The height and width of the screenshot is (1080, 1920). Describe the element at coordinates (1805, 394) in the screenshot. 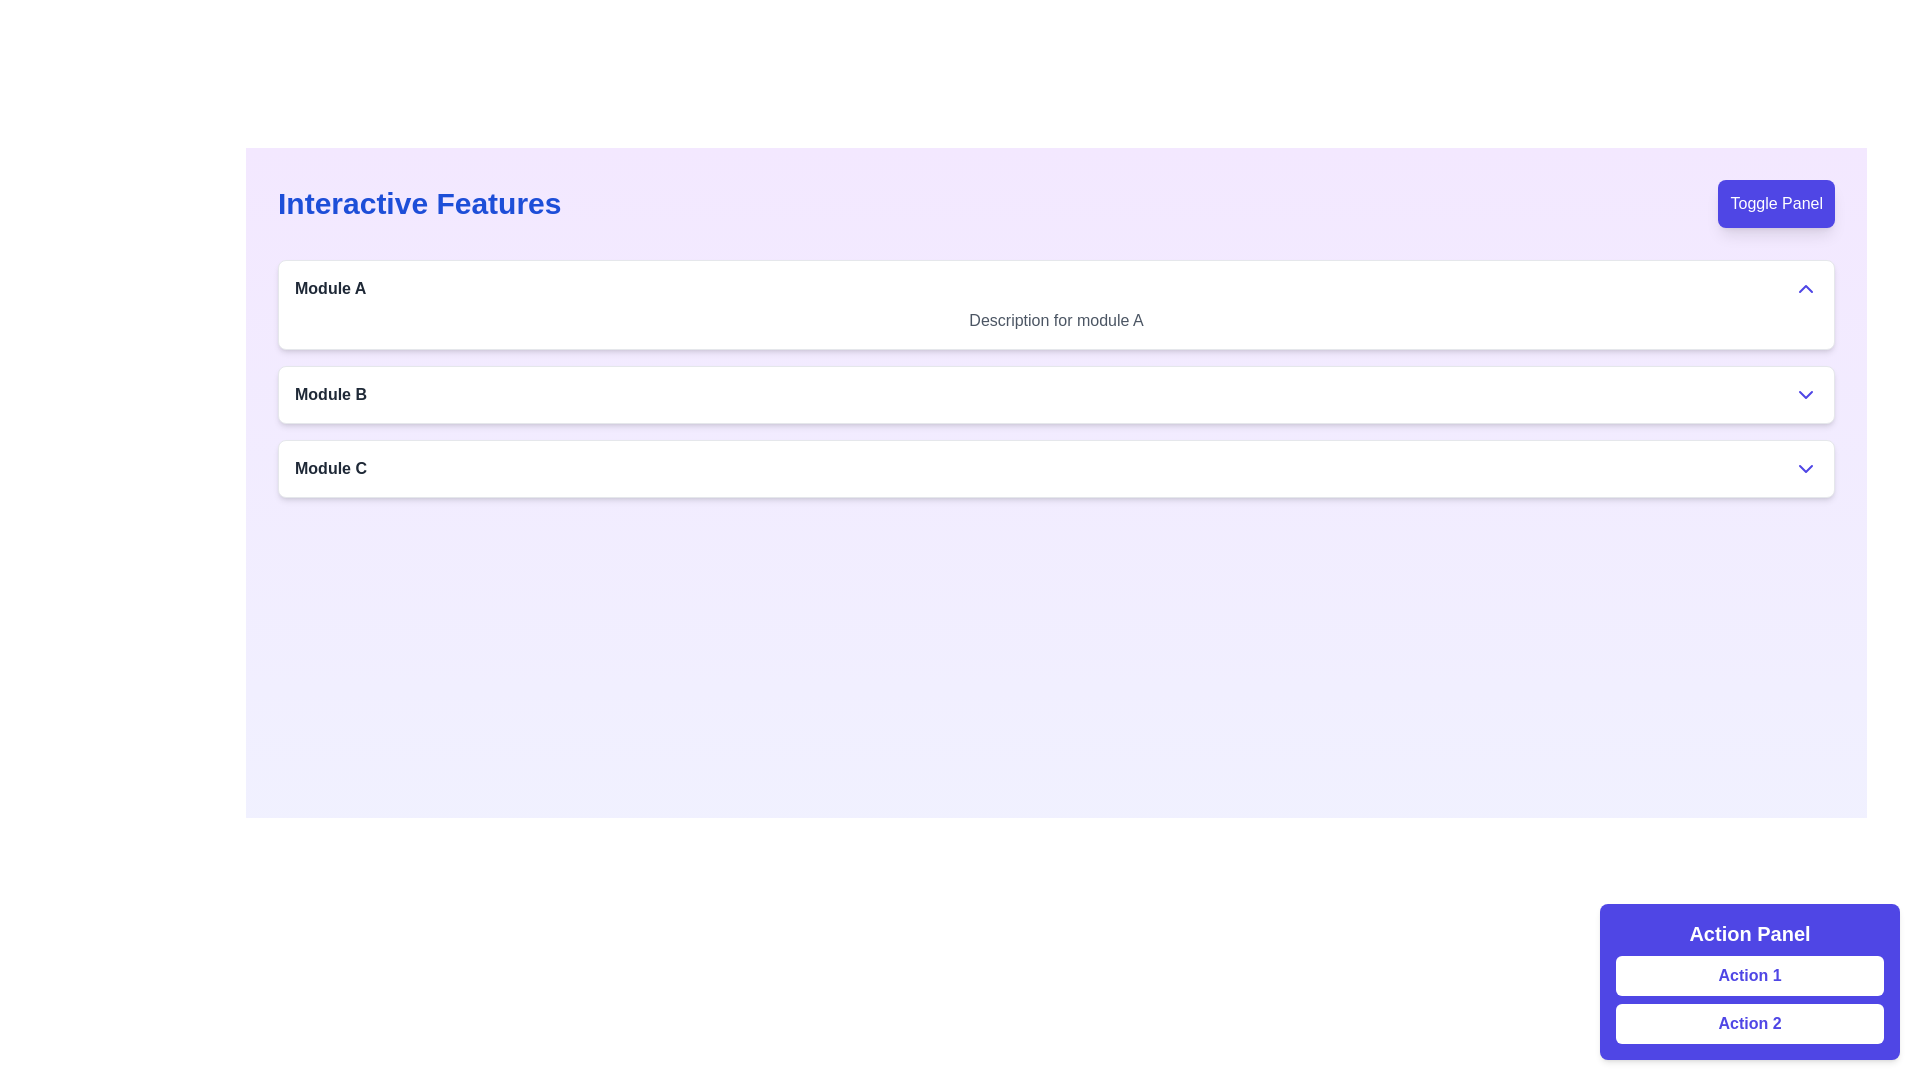

I see `the downward-pointing chevron arrow icon, which is dark blue and located at the far-right end of the 'Module B' horizontal bar` at that location.